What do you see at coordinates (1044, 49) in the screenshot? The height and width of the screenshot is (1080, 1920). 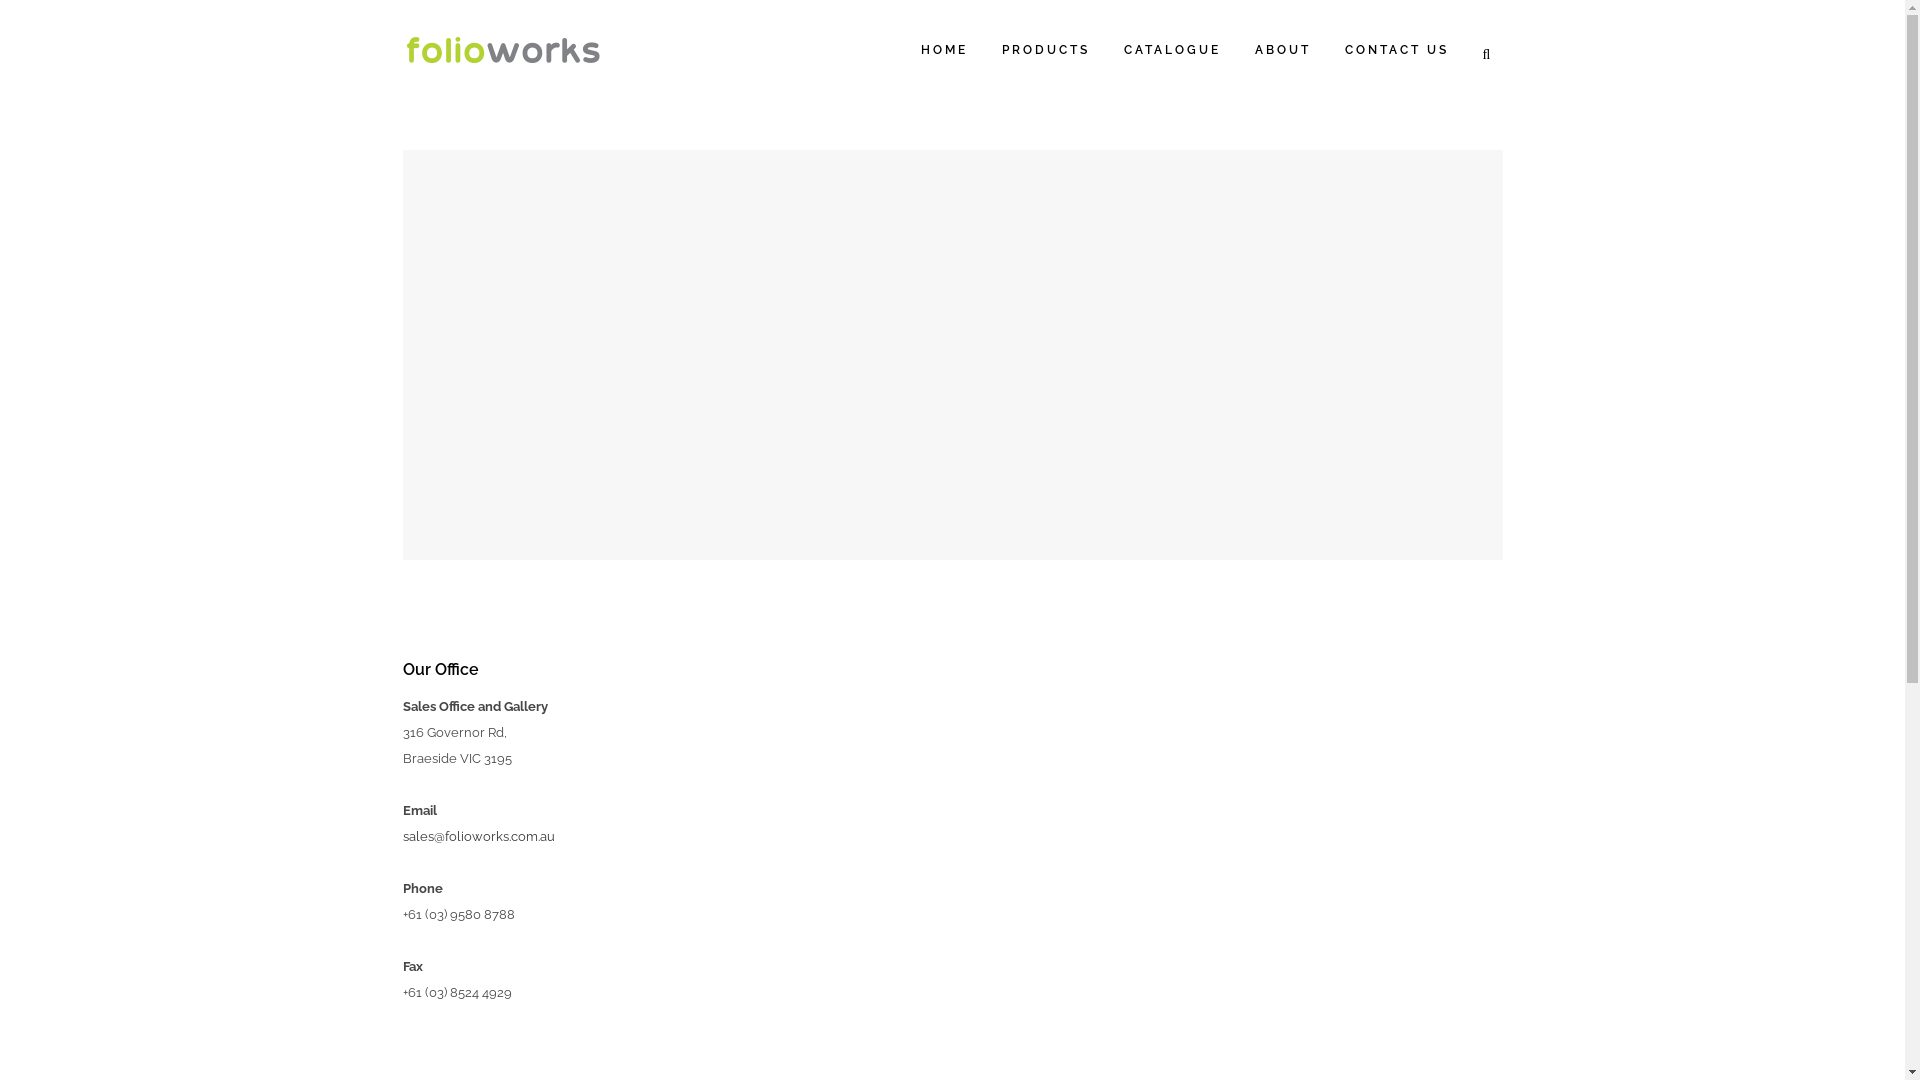 I see `'PRODUCTS'` at bounding box center [1044, 49].